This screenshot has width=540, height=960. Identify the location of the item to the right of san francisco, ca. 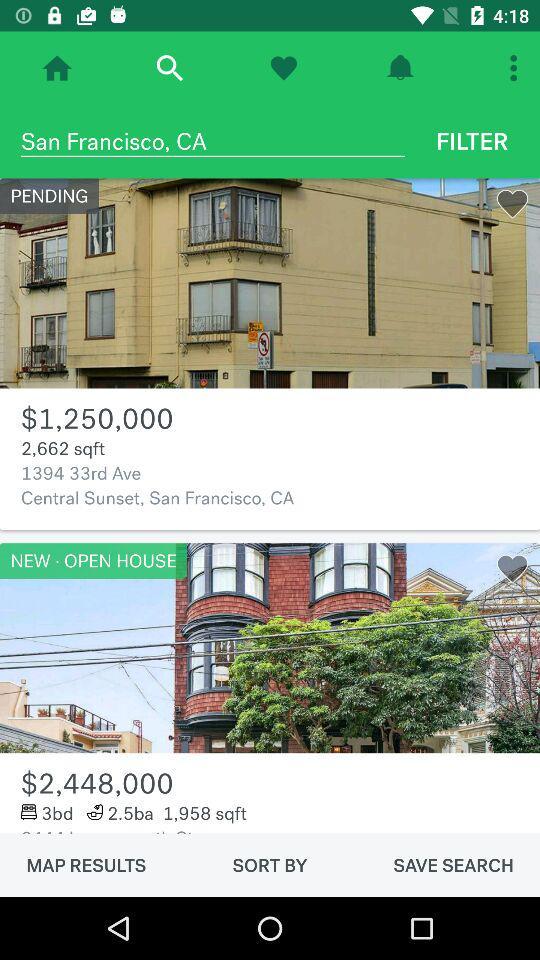
(472, 140).